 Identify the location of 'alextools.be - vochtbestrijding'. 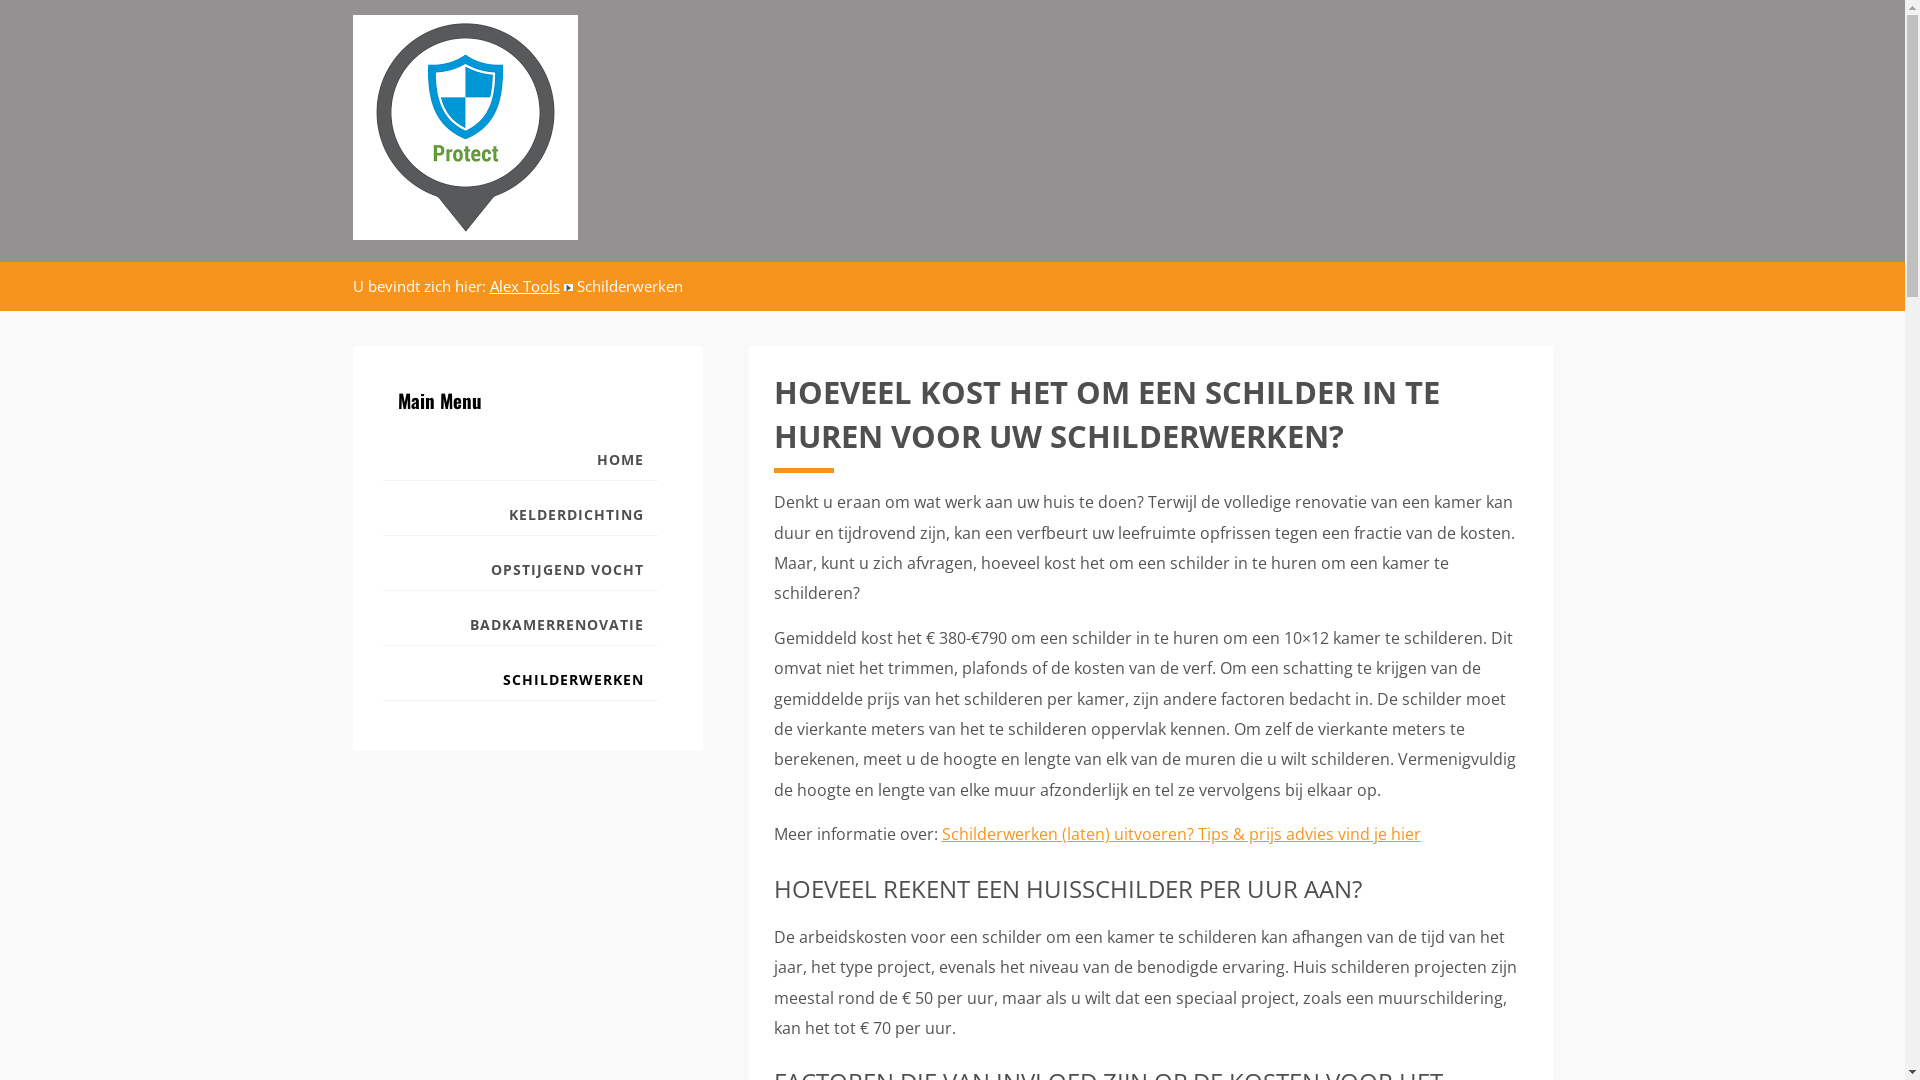
(351, 127).